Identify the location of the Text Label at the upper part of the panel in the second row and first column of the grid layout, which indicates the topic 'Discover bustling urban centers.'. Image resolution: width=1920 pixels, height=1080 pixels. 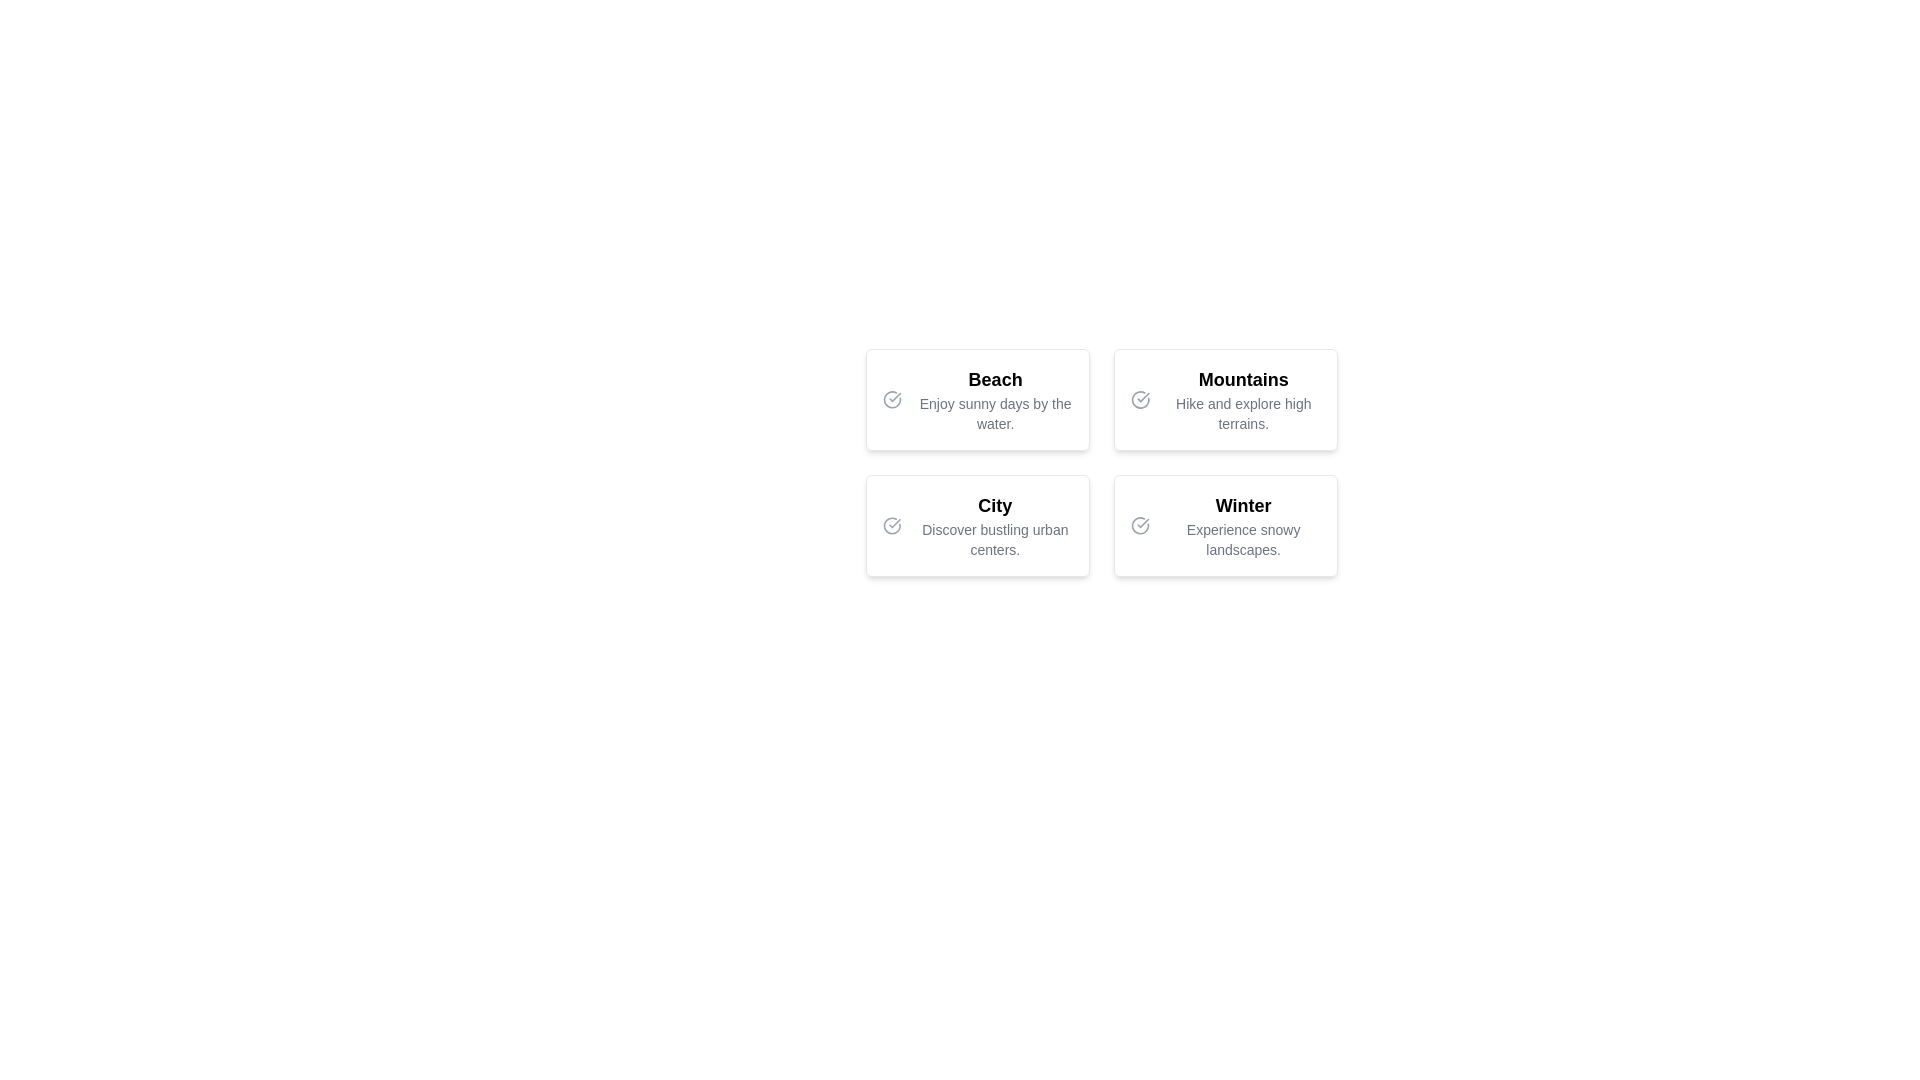
(995, 504).